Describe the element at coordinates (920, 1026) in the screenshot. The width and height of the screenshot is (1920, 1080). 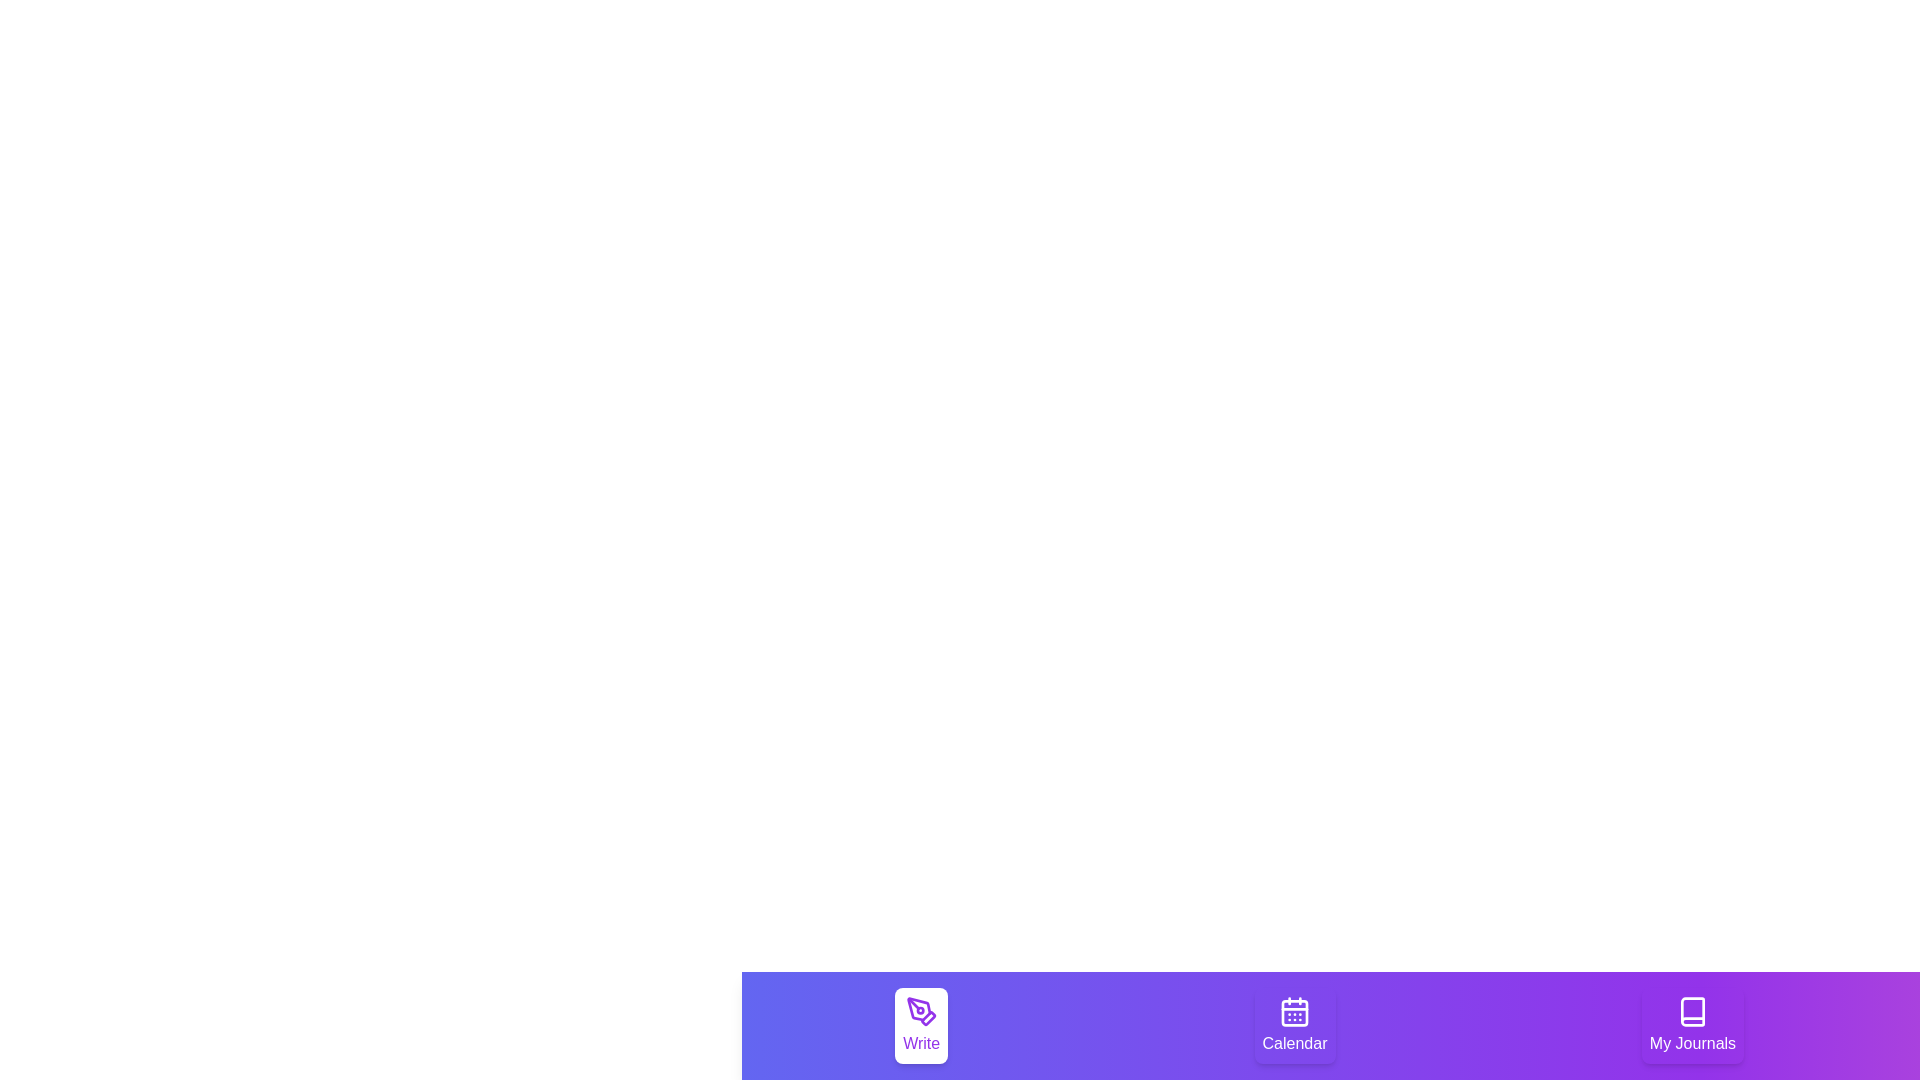
I see `the tab labeled Write to see the hover effect` at that location.